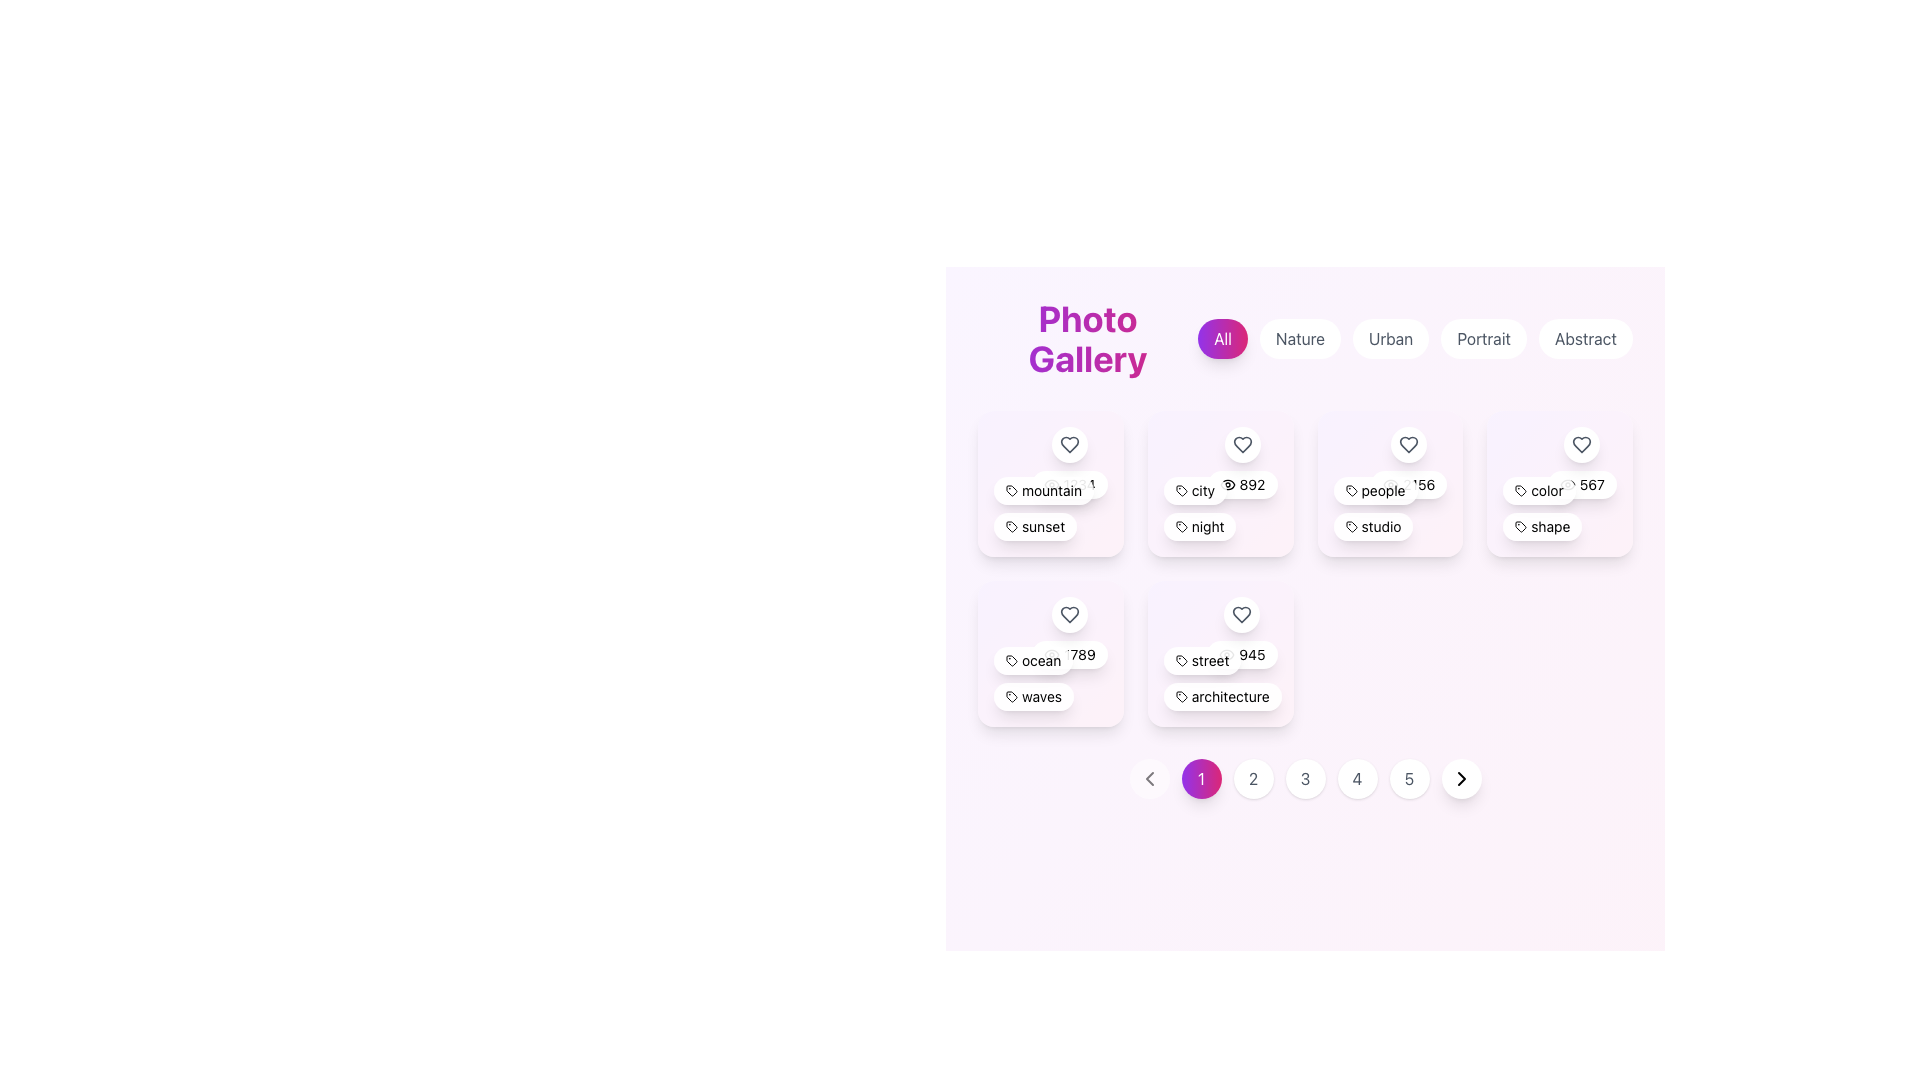  Describe the element at coordinates (1069, 613) in the screenshot. I see `the heart-shaped icon styled as an empty outline, representing a favorite or like feature, located at the top-right corner of the box containing the text 'ocean' and 'waves'` at that location.